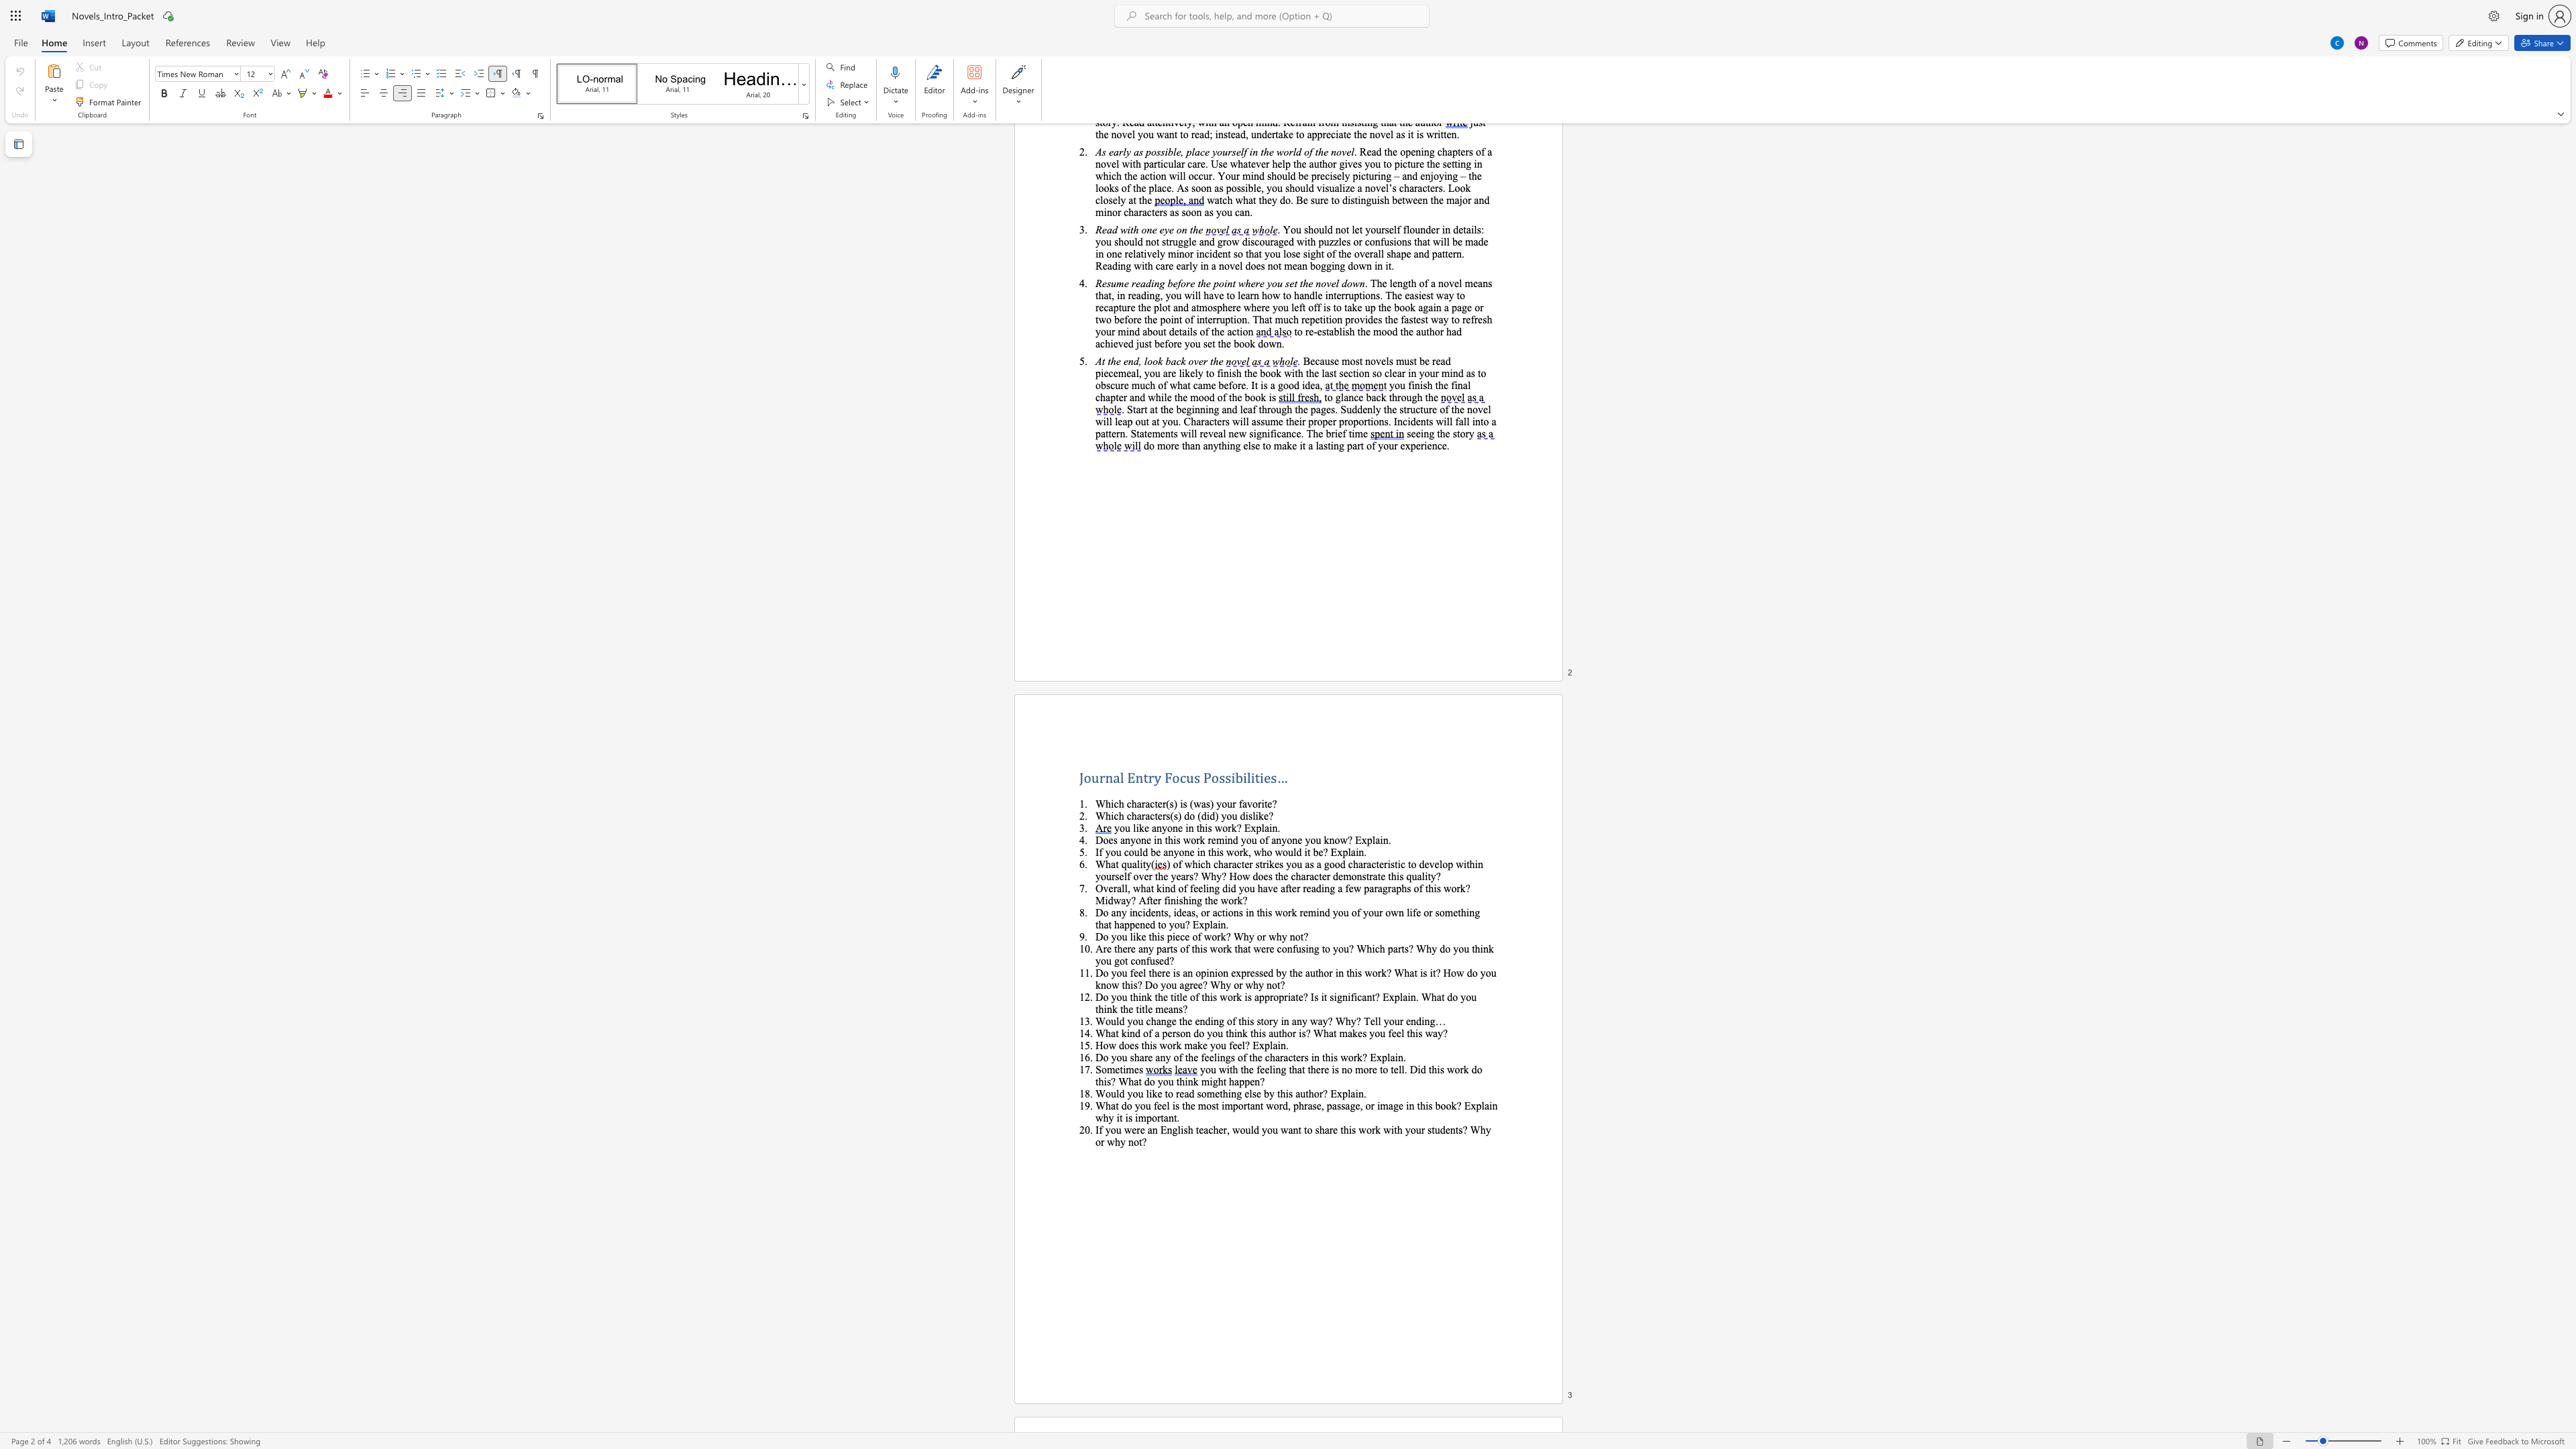 Image resolution: width=2576 pixels, height=1449 pixels. Describe the element at coordinates (1338, 888) in the screenshot. I see `the subset text "a few paragraphs of thi" within the text "Overall, what kind of feeling did you have after reading a few paragraphs of this work? Midway? After finishing the work?"` at that location.